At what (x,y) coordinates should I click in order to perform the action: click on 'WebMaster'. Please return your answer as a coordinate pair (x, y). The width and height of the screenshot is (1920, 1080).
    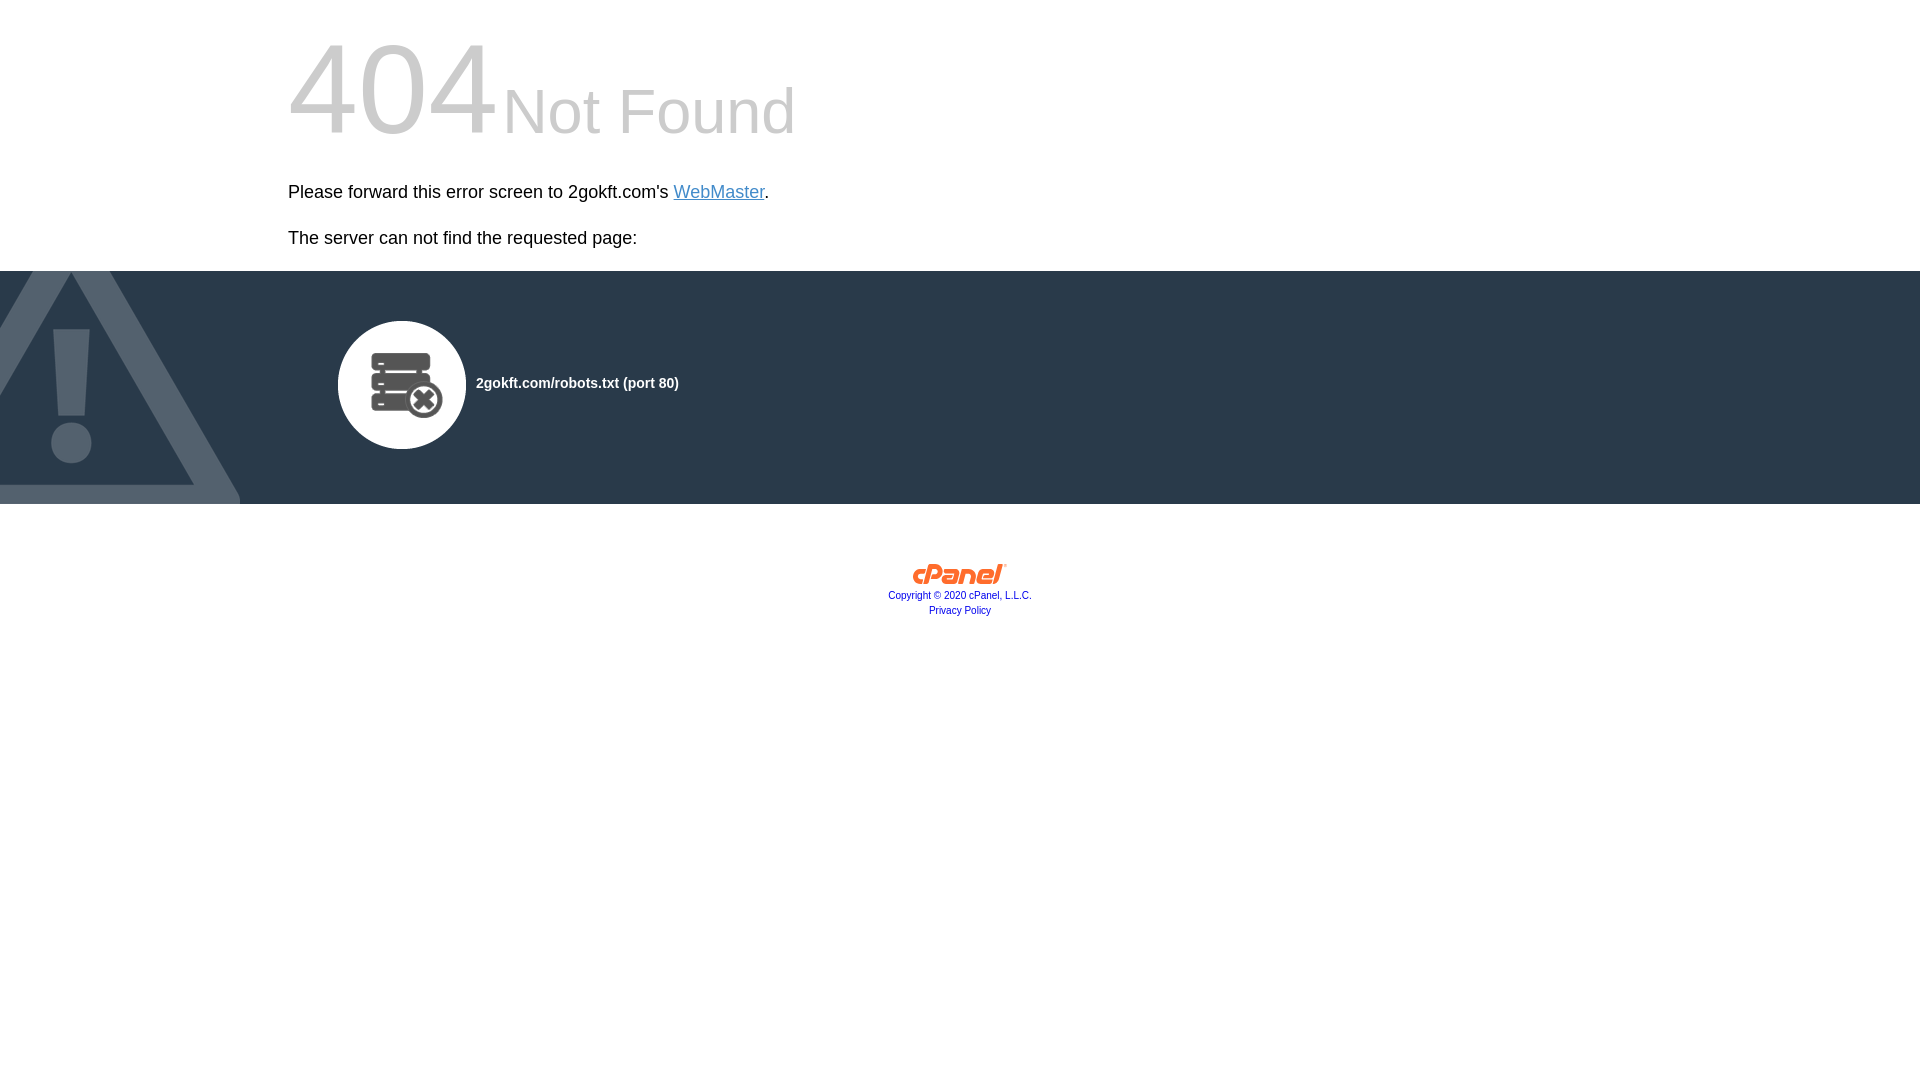
    Looking at the image, I should click on (719, 192).